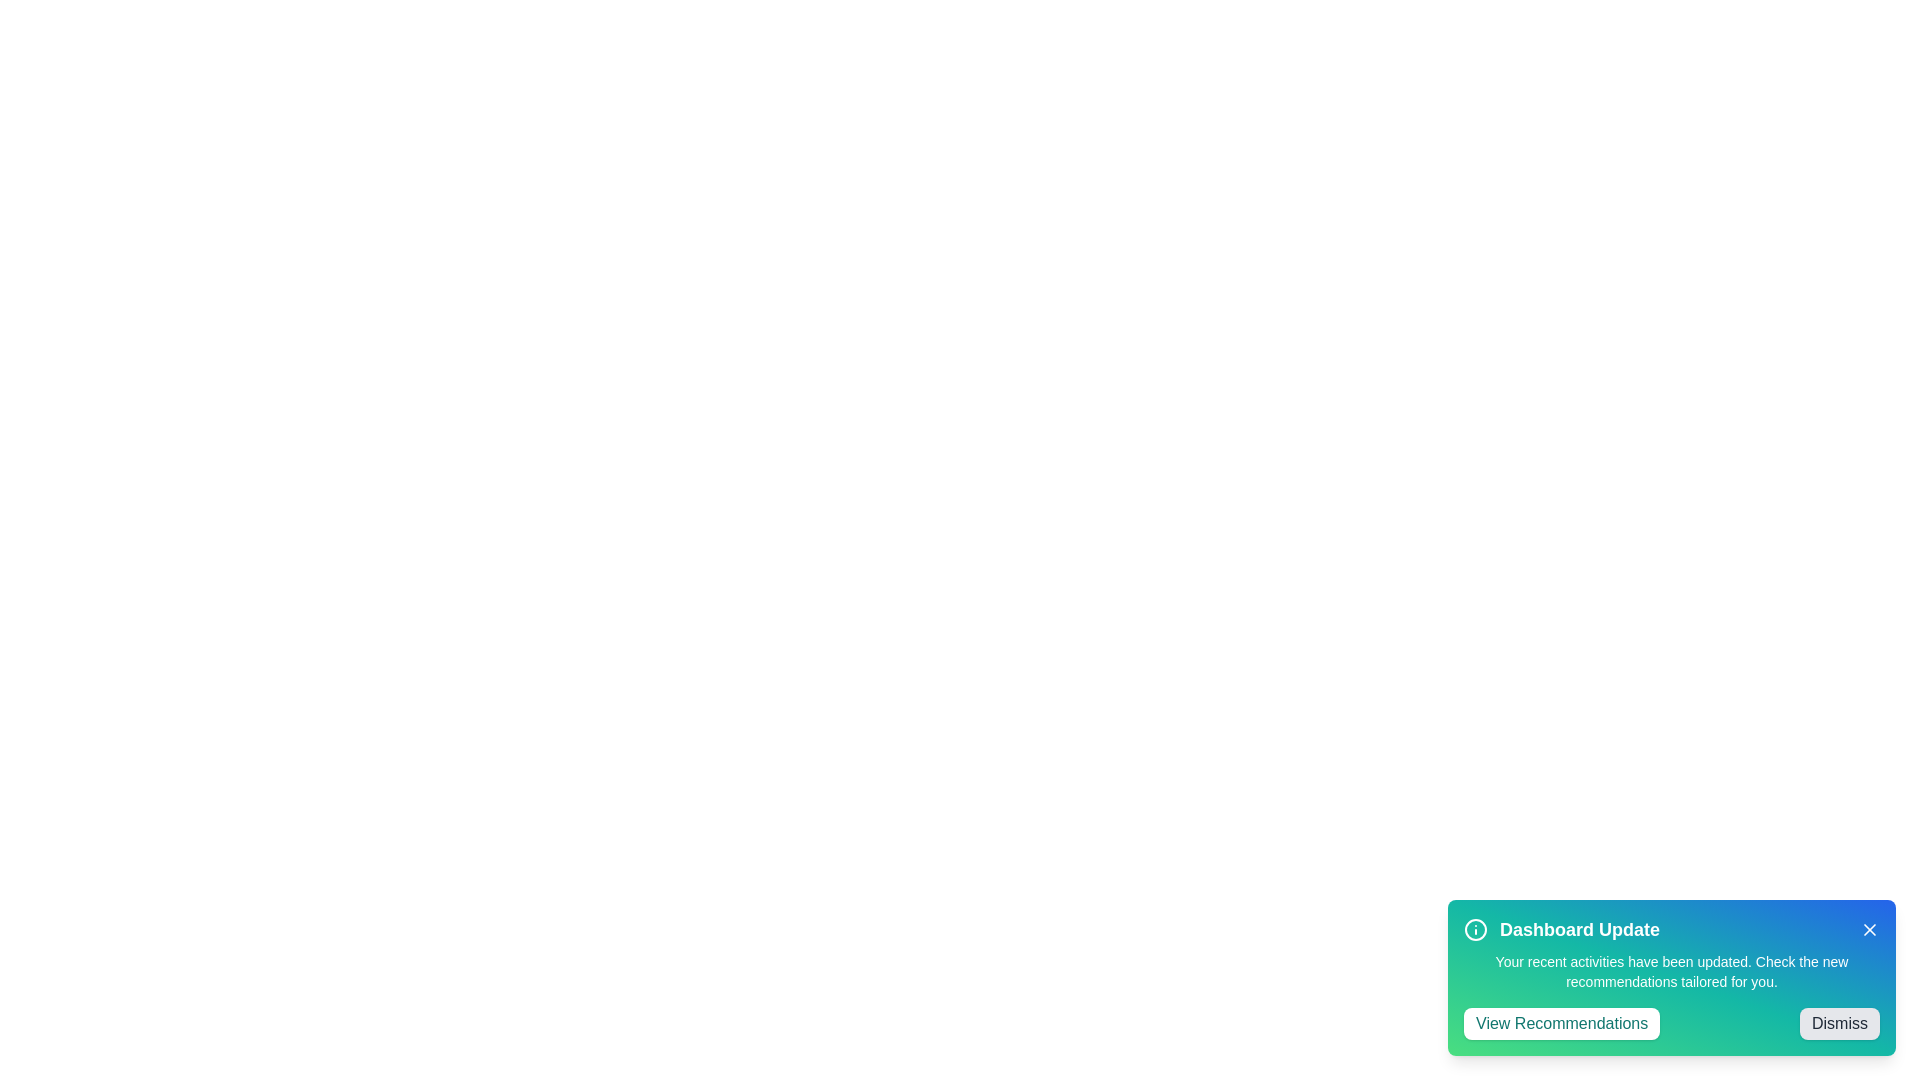  Describe the element at coordinates (1476, 929) in the screenshot. I see `the icon to interact with it` at that location.